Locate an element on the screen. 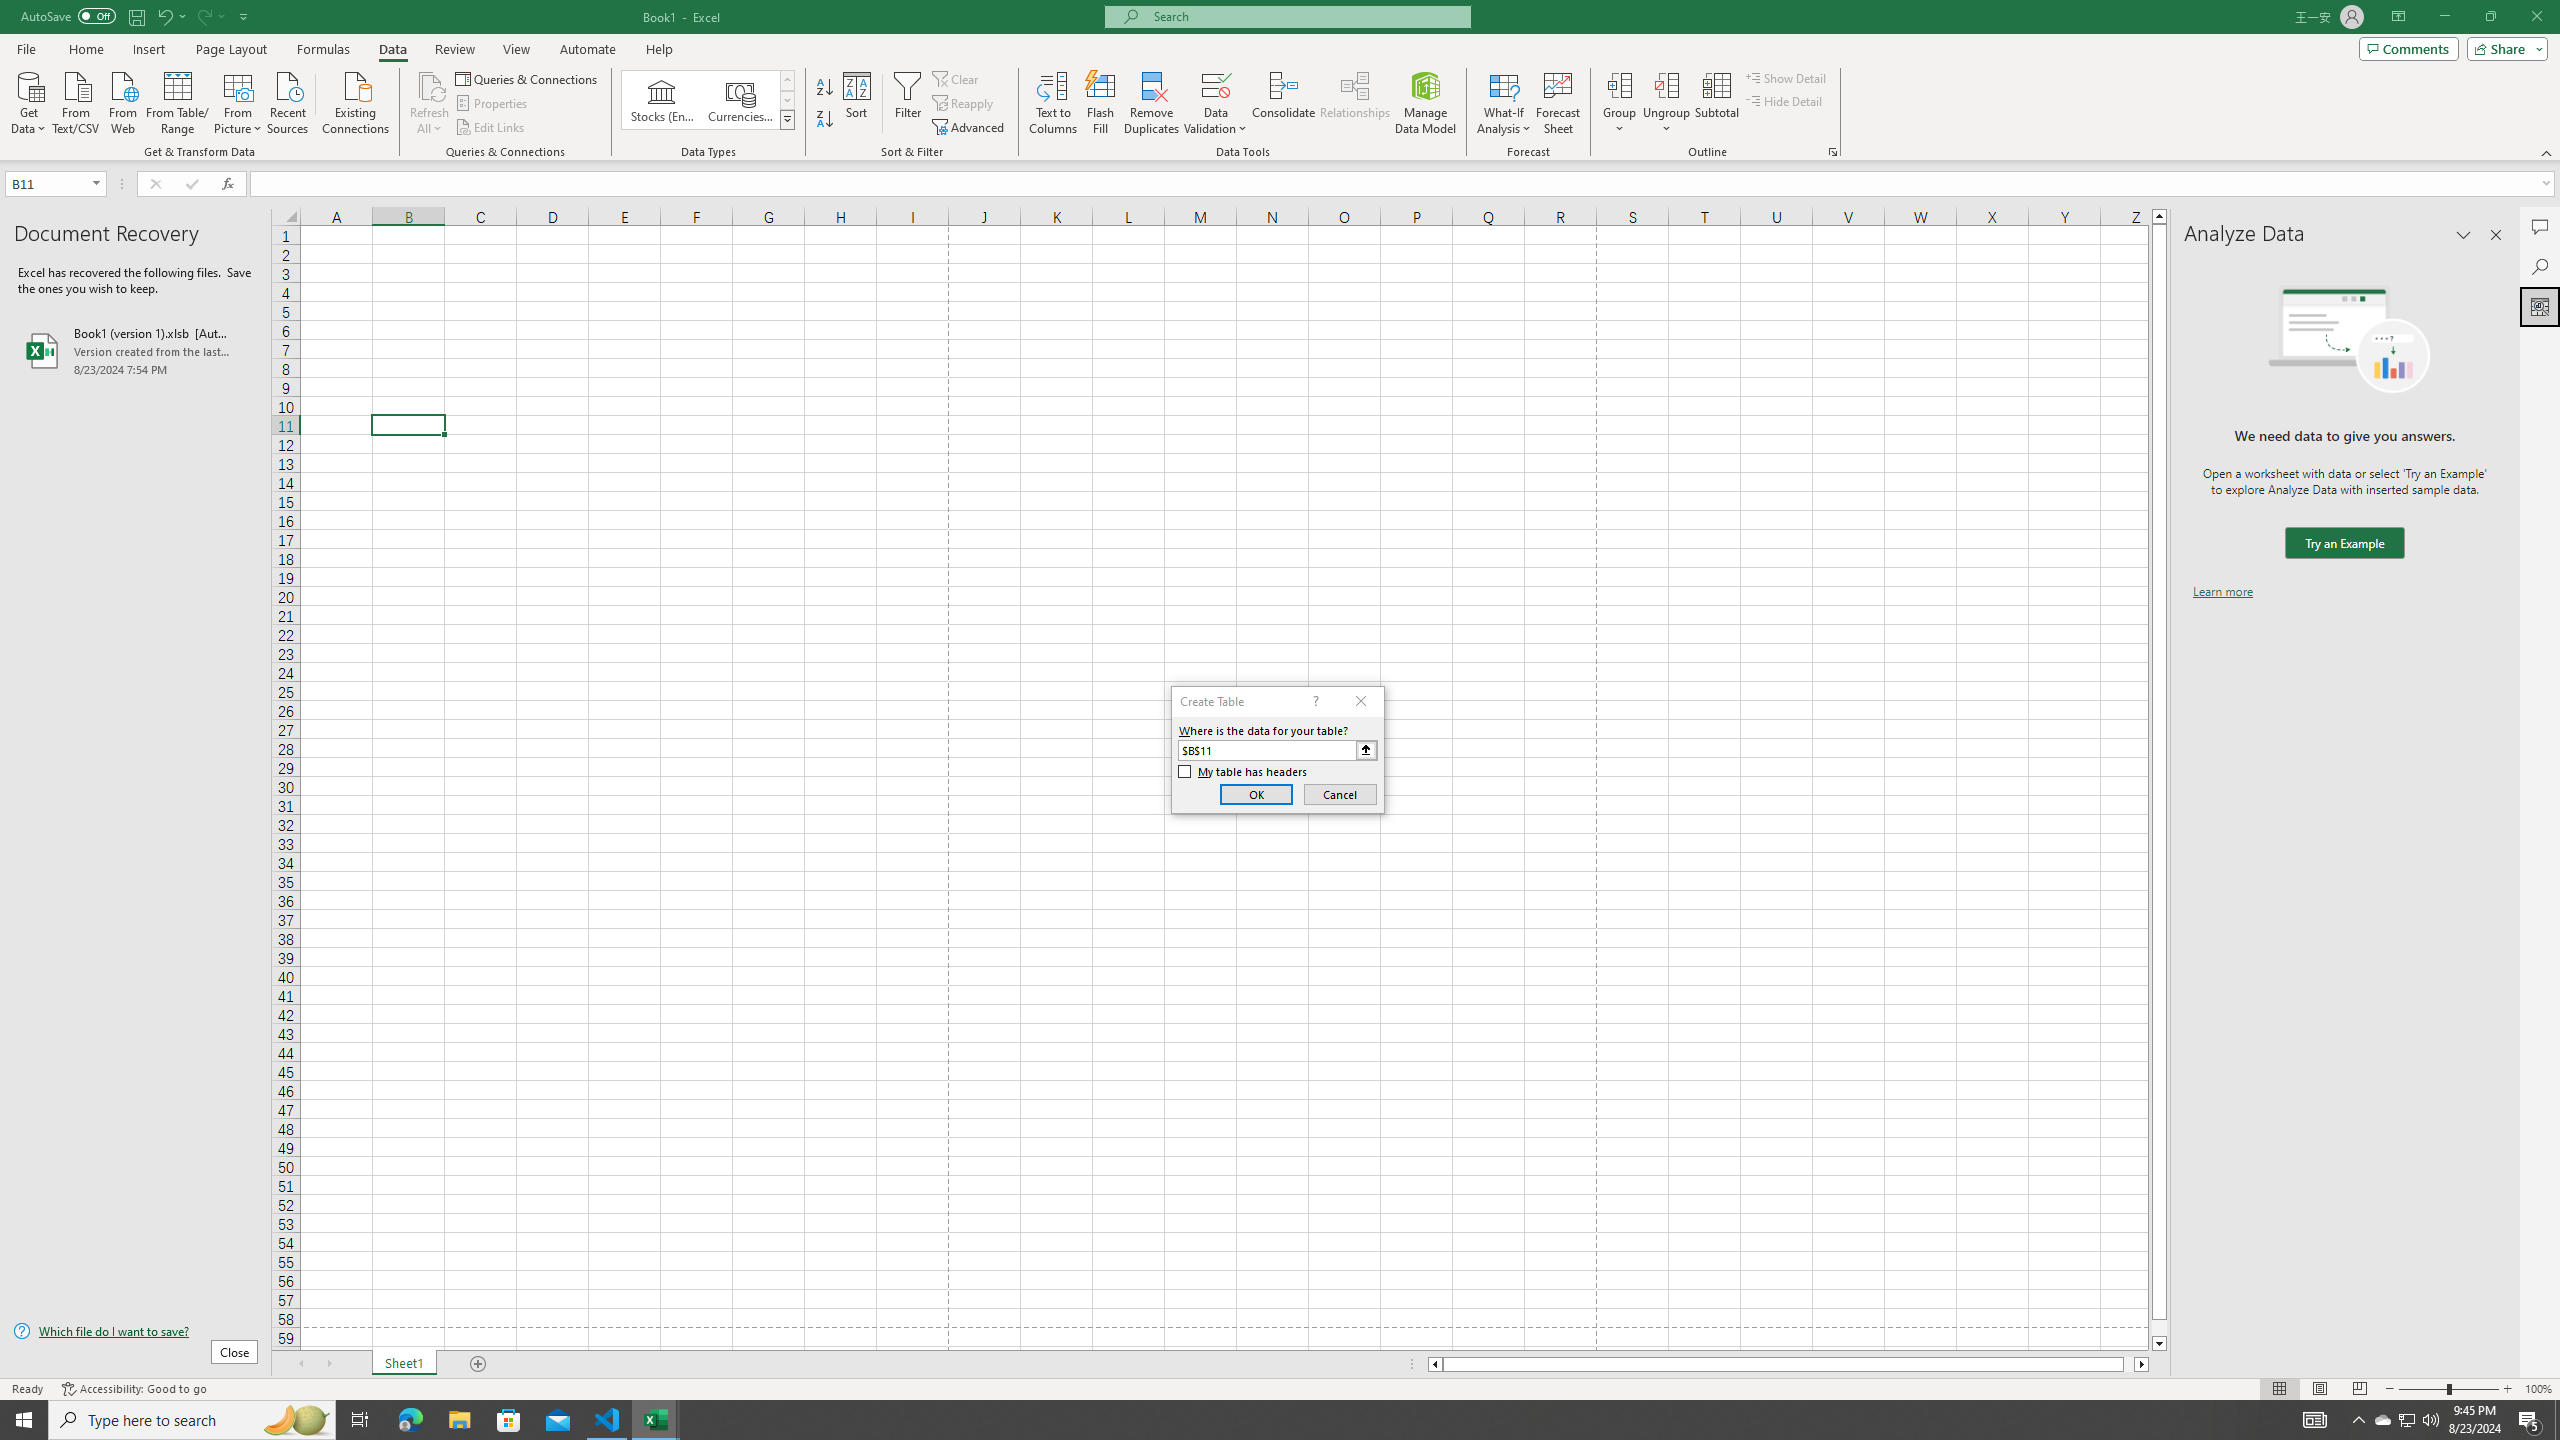 This screenshot has width=2560, height=1440. 'Task Pane Options' is located at coordinates (2463, 234).